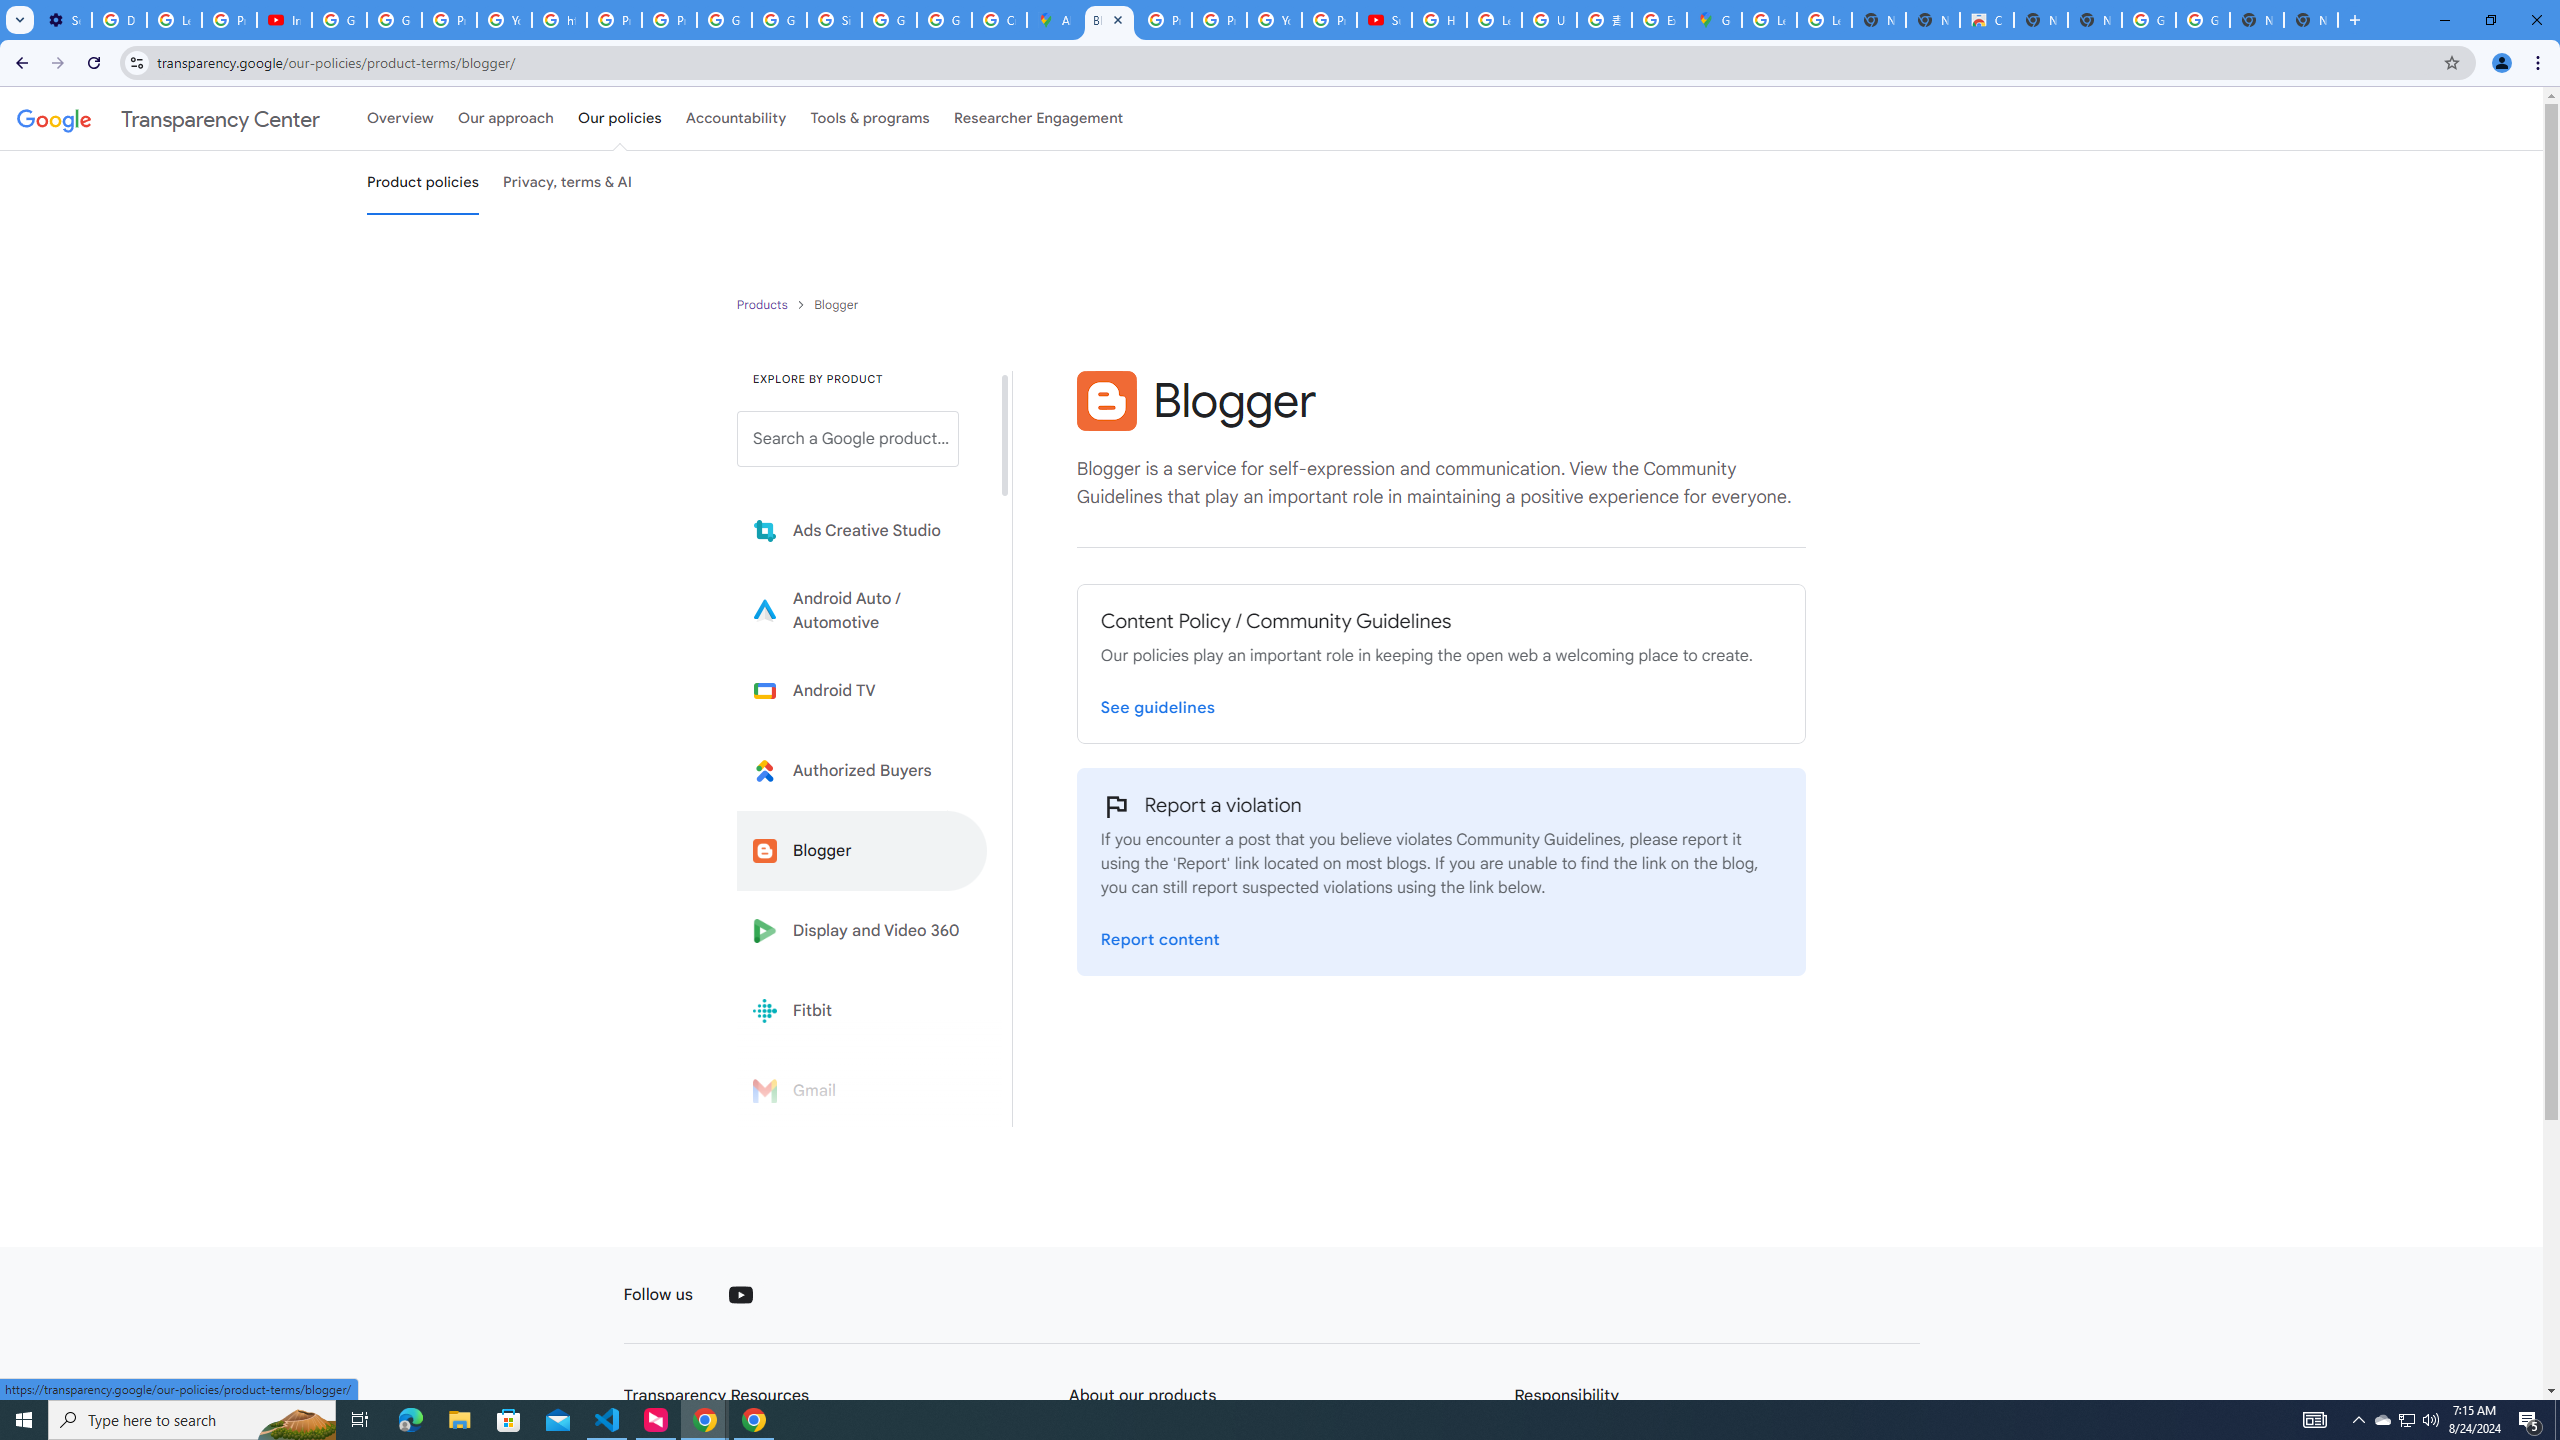 This screenshot has height=1440, width=2560. What do you see at coordinates (861, 1010) in the screenshot?
I see `'Fitbit'` at bounding box center [861, 1010].